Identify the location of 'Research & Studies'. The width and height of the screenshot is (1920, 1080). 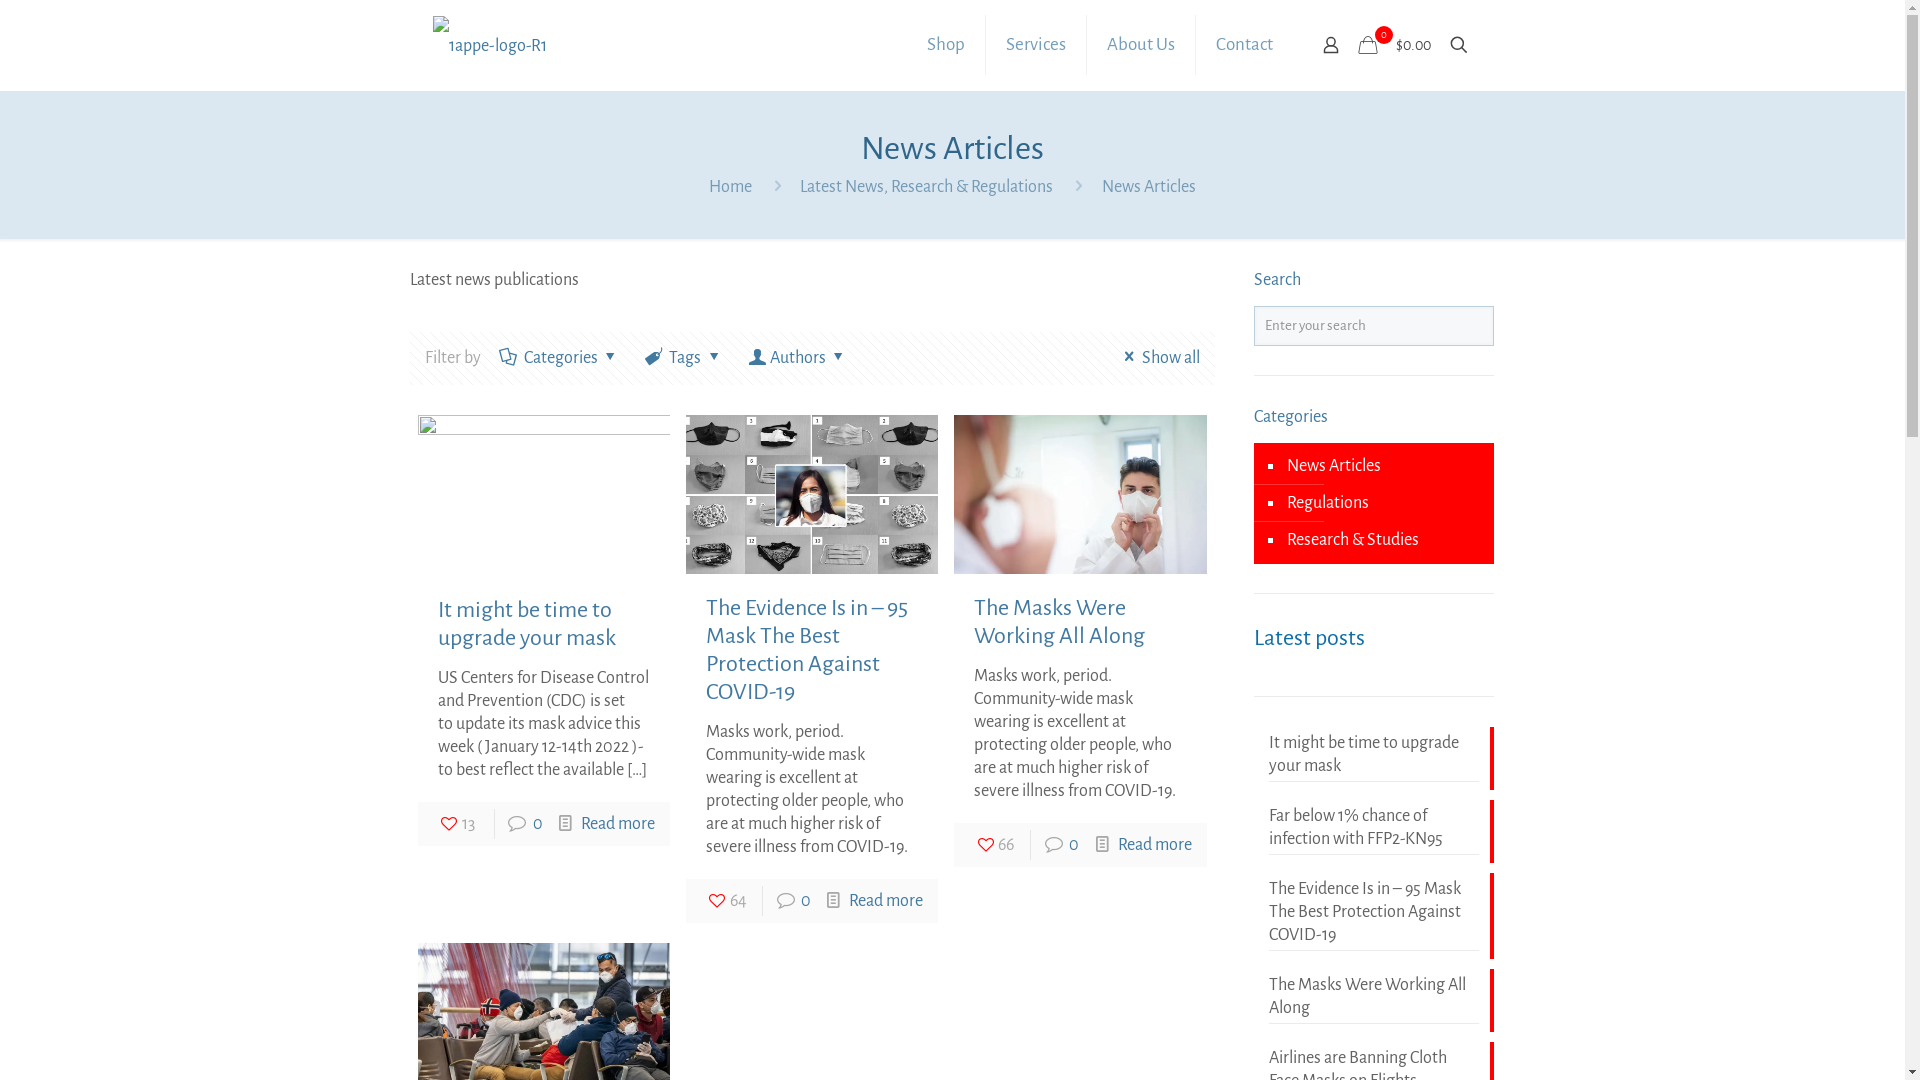
(1283, 540).